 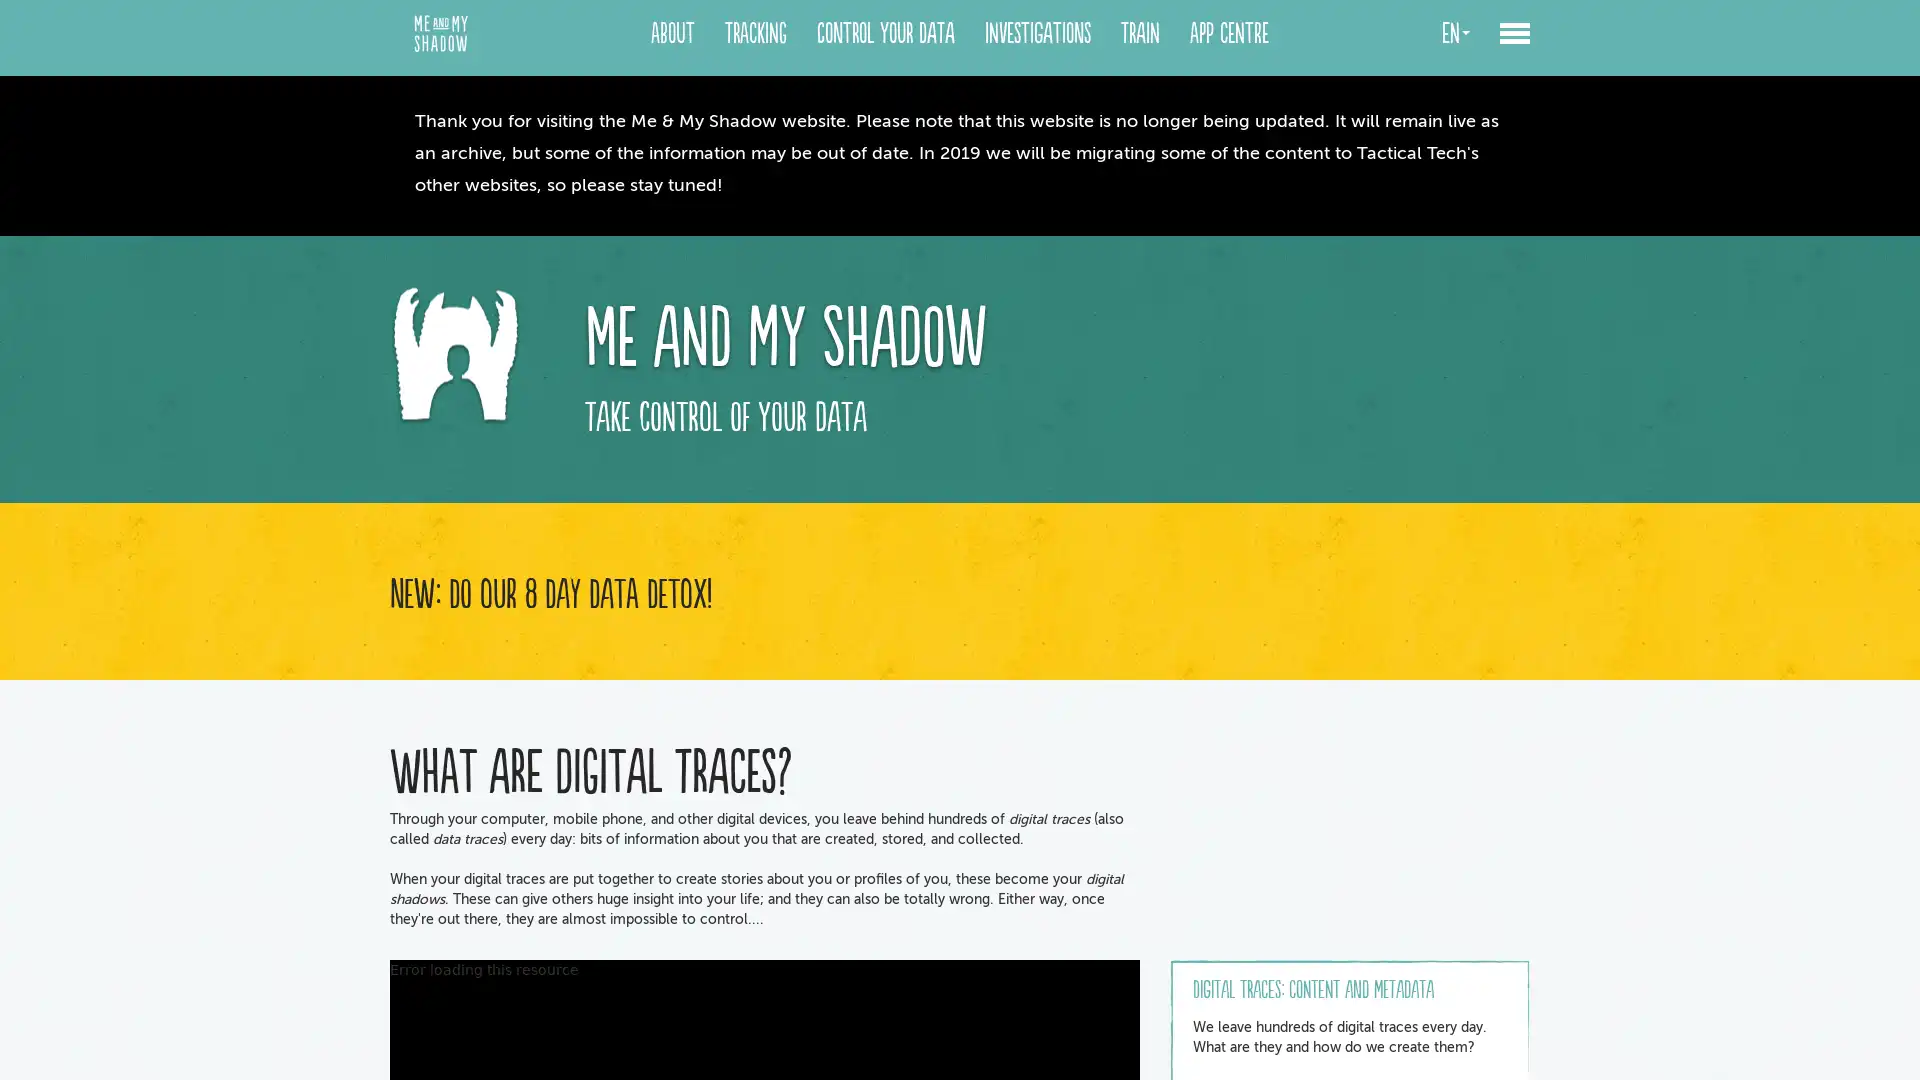 I want to click on toggle menu, so click(x=1515, y=35).